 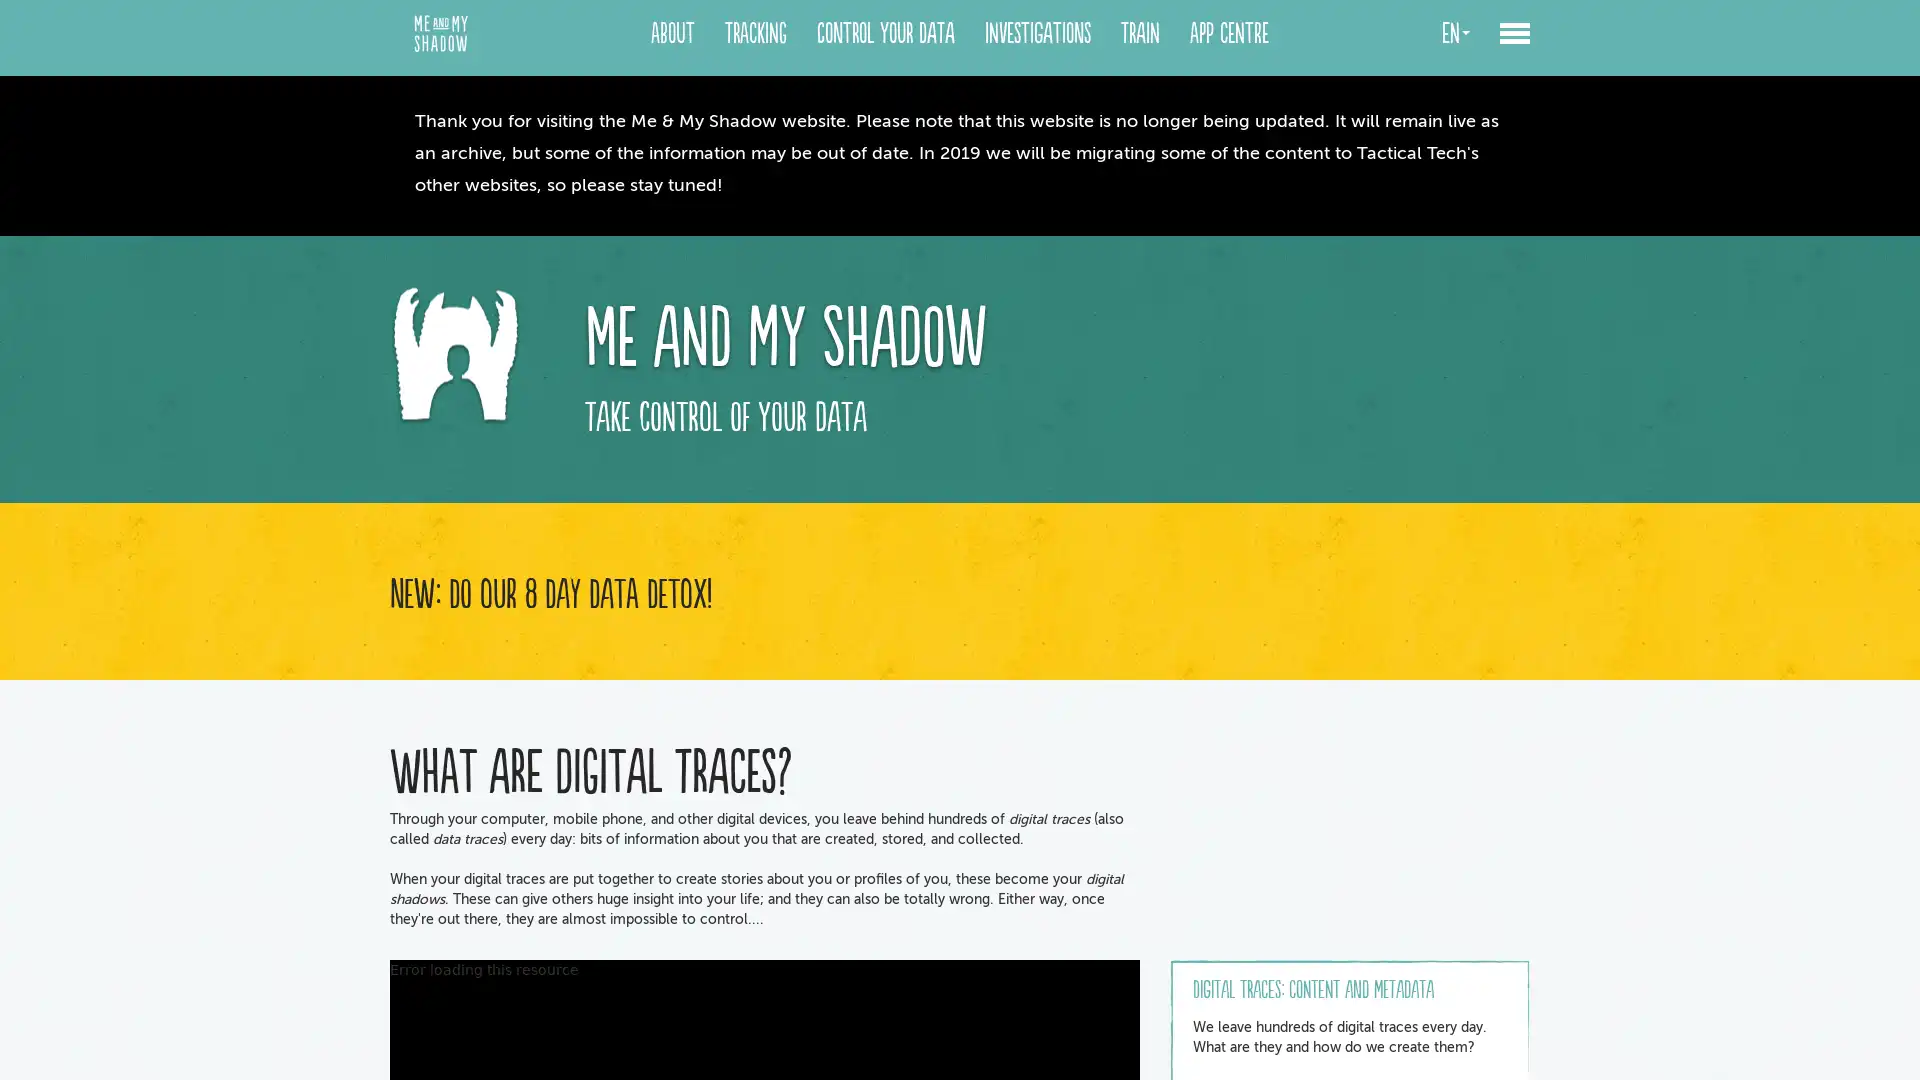 I want to click on toggle menu, so click(x=1515, y=35).